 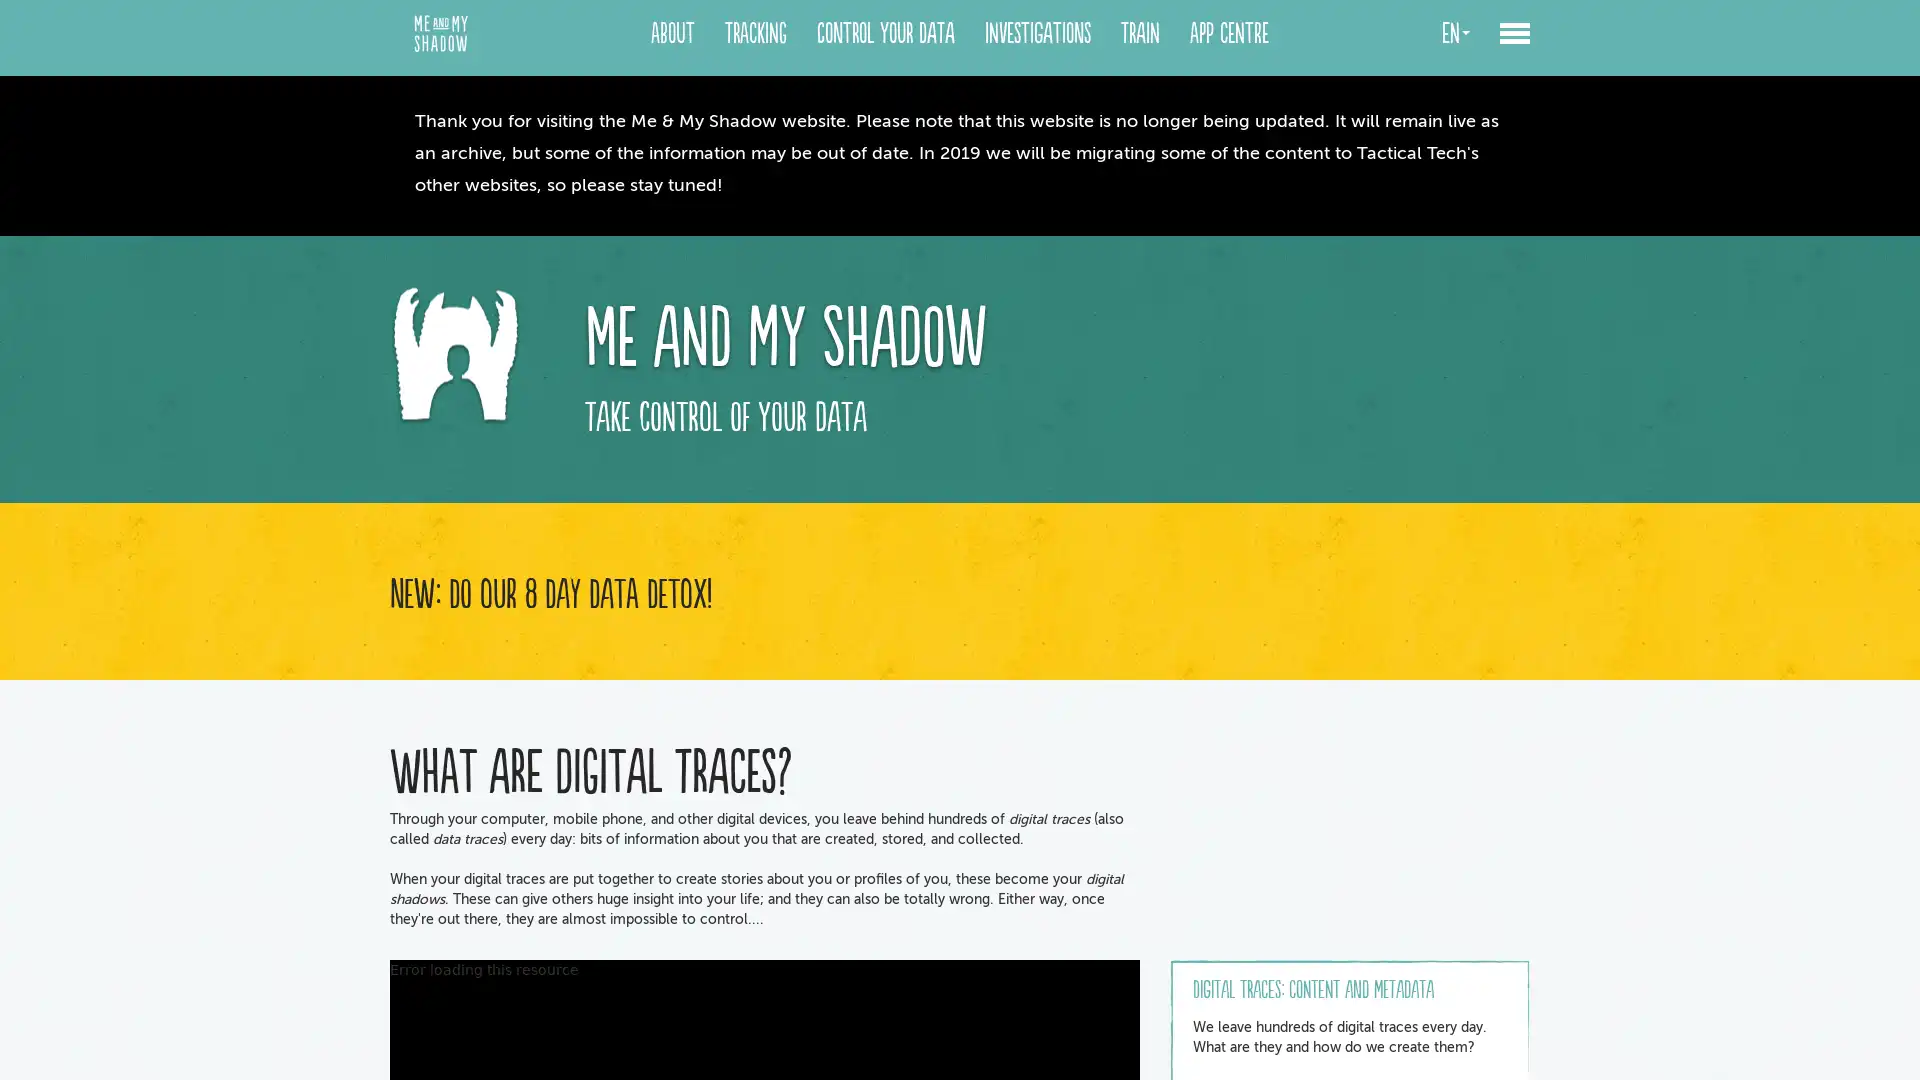 I want to click on toggle menu, so click(x=1515, y=35).